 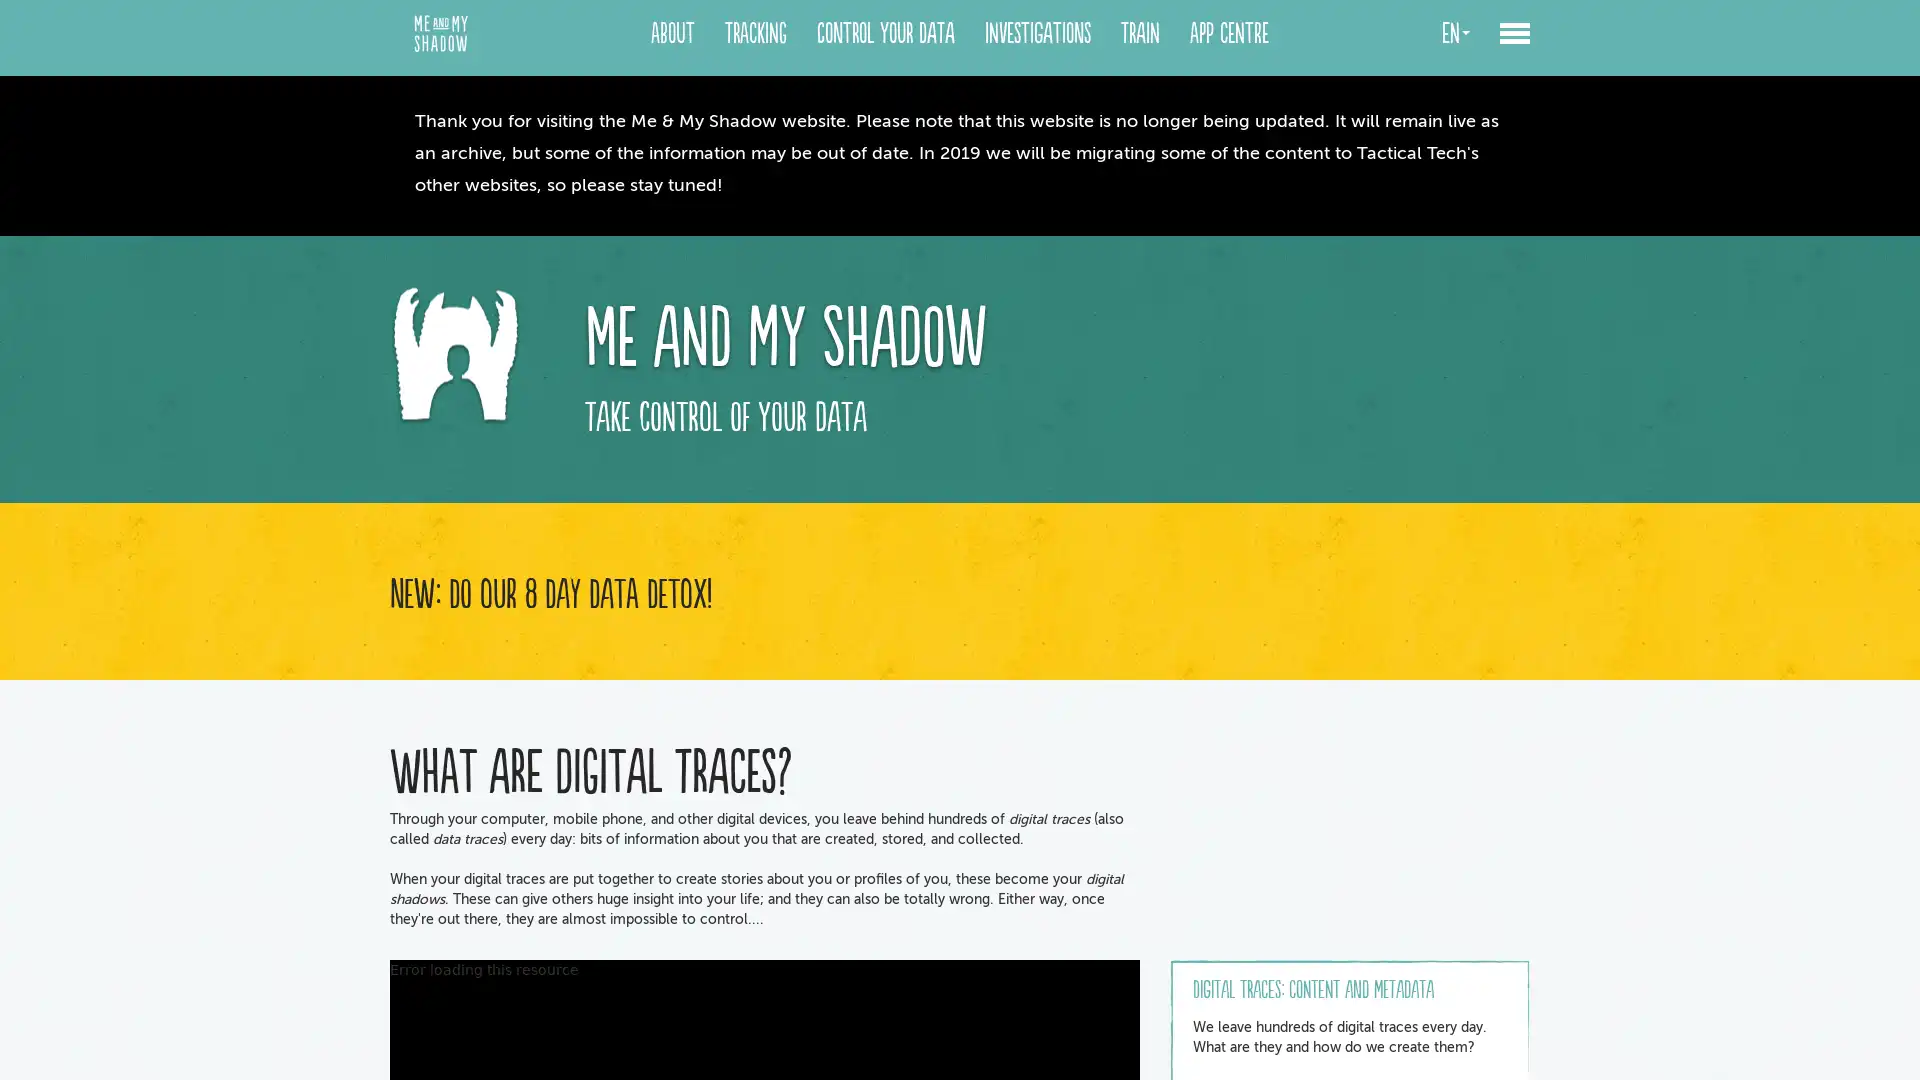 I want to click on toggle menu, so click(x=1515, y=35).